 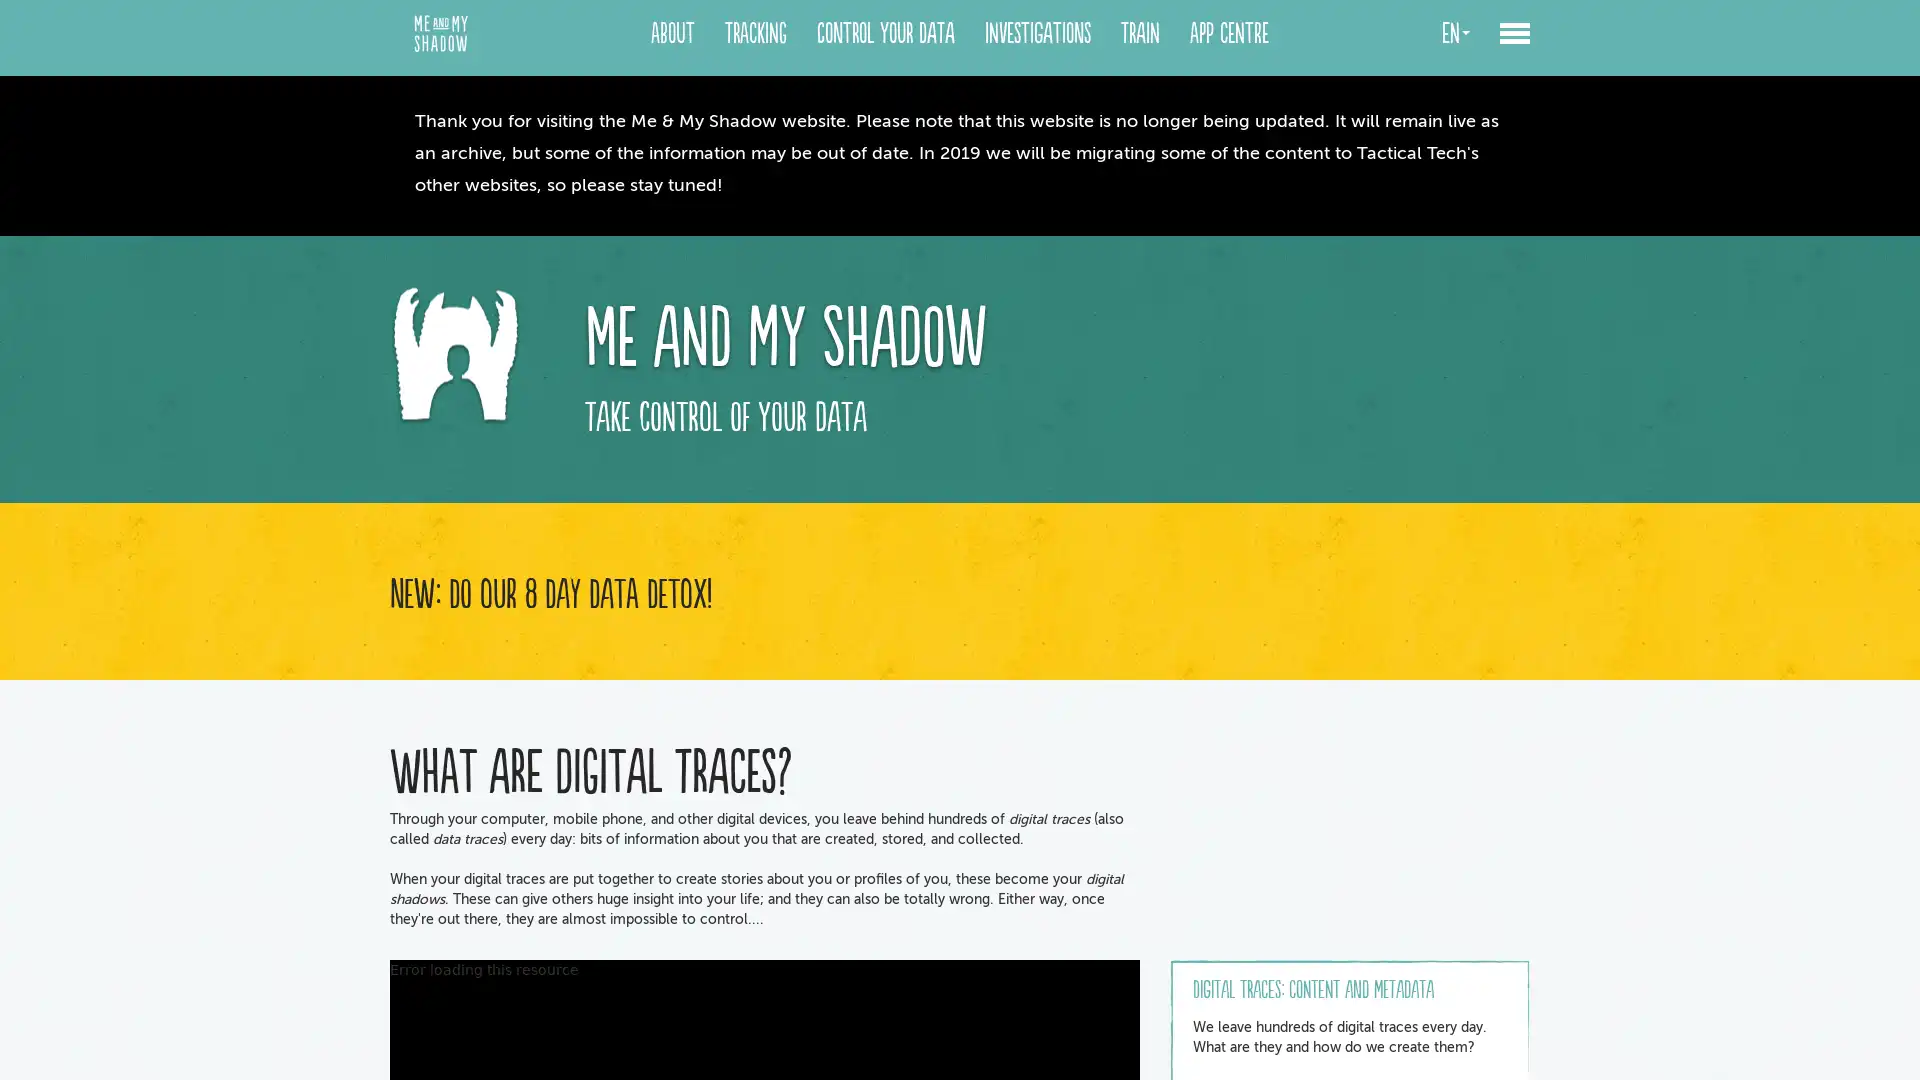 I want to click on toggle menu, so click(x=1515, y=35).